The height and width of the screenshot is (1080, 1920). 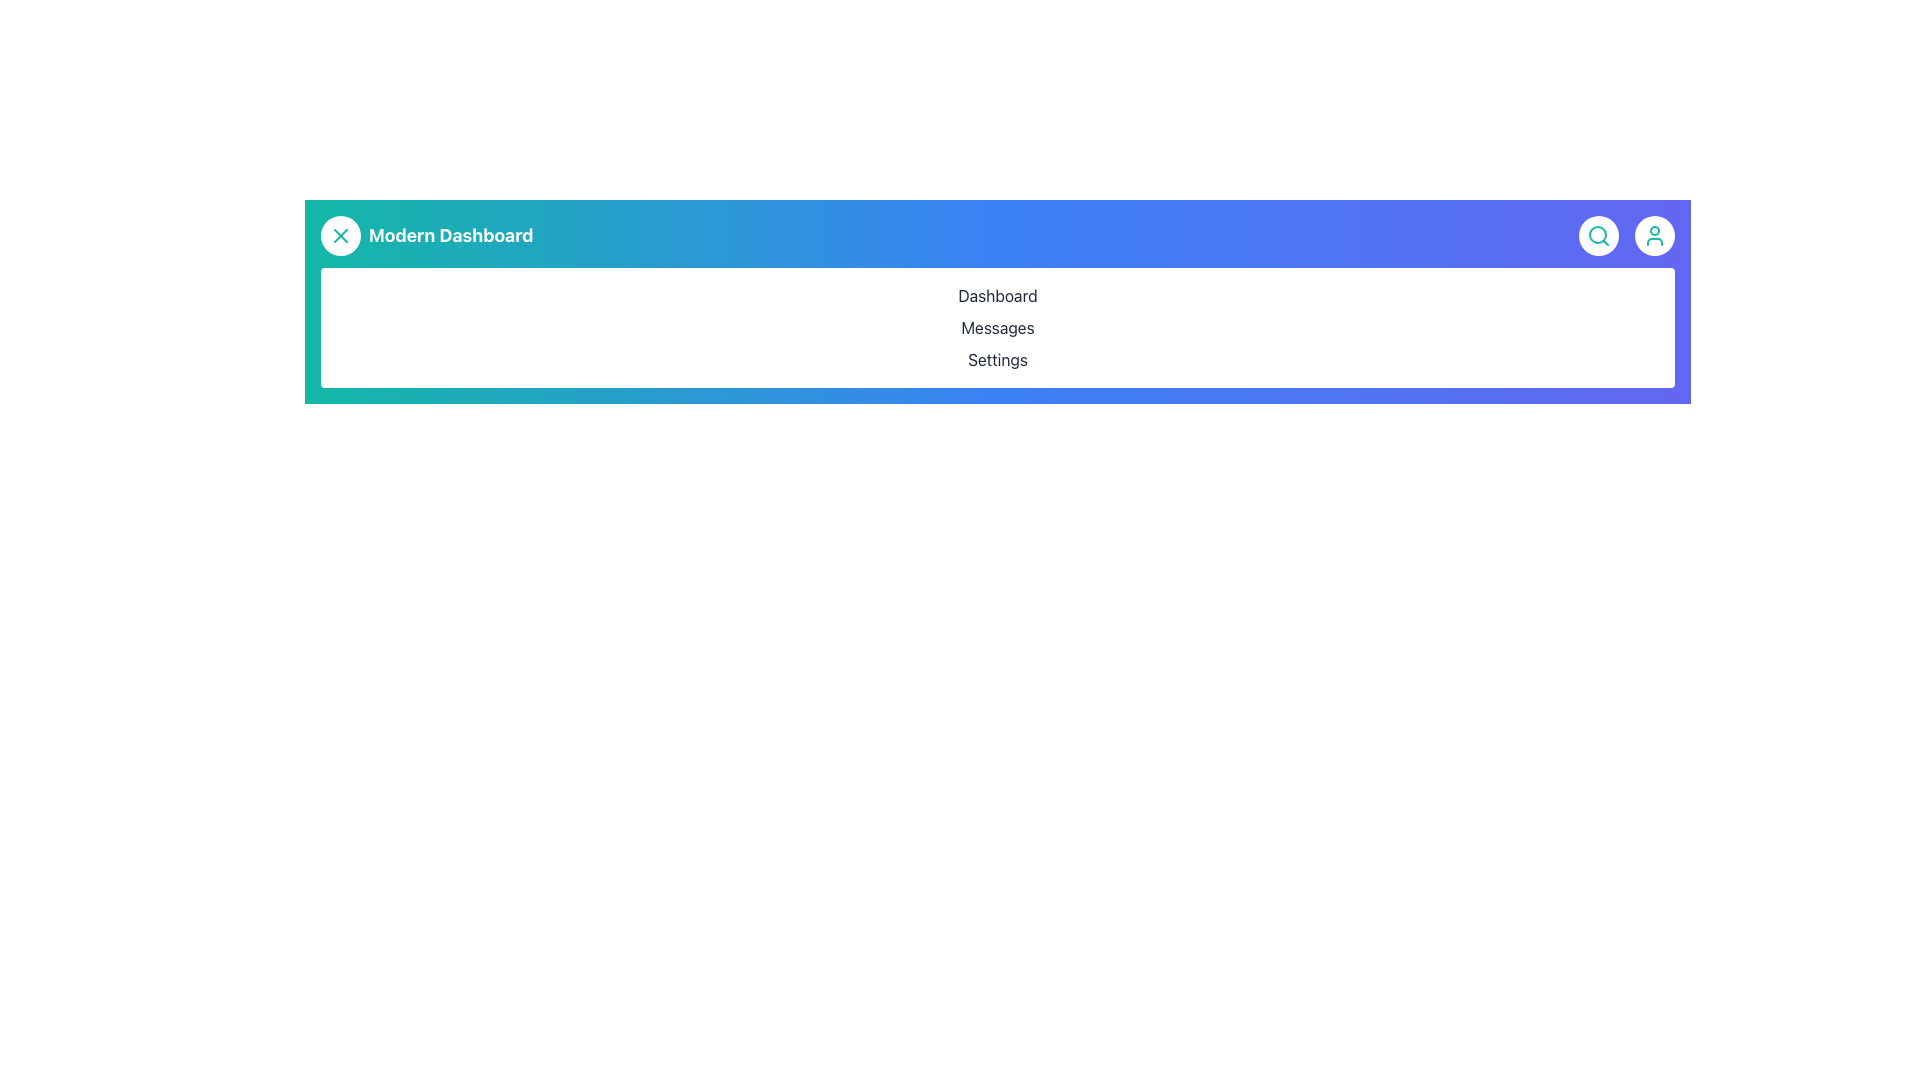 What do you see at coordinates (1655, 234) in the screenshot?
I see `the user profile or account access button located at the top-right corner of the interface` at bounding box center [1655, 234].